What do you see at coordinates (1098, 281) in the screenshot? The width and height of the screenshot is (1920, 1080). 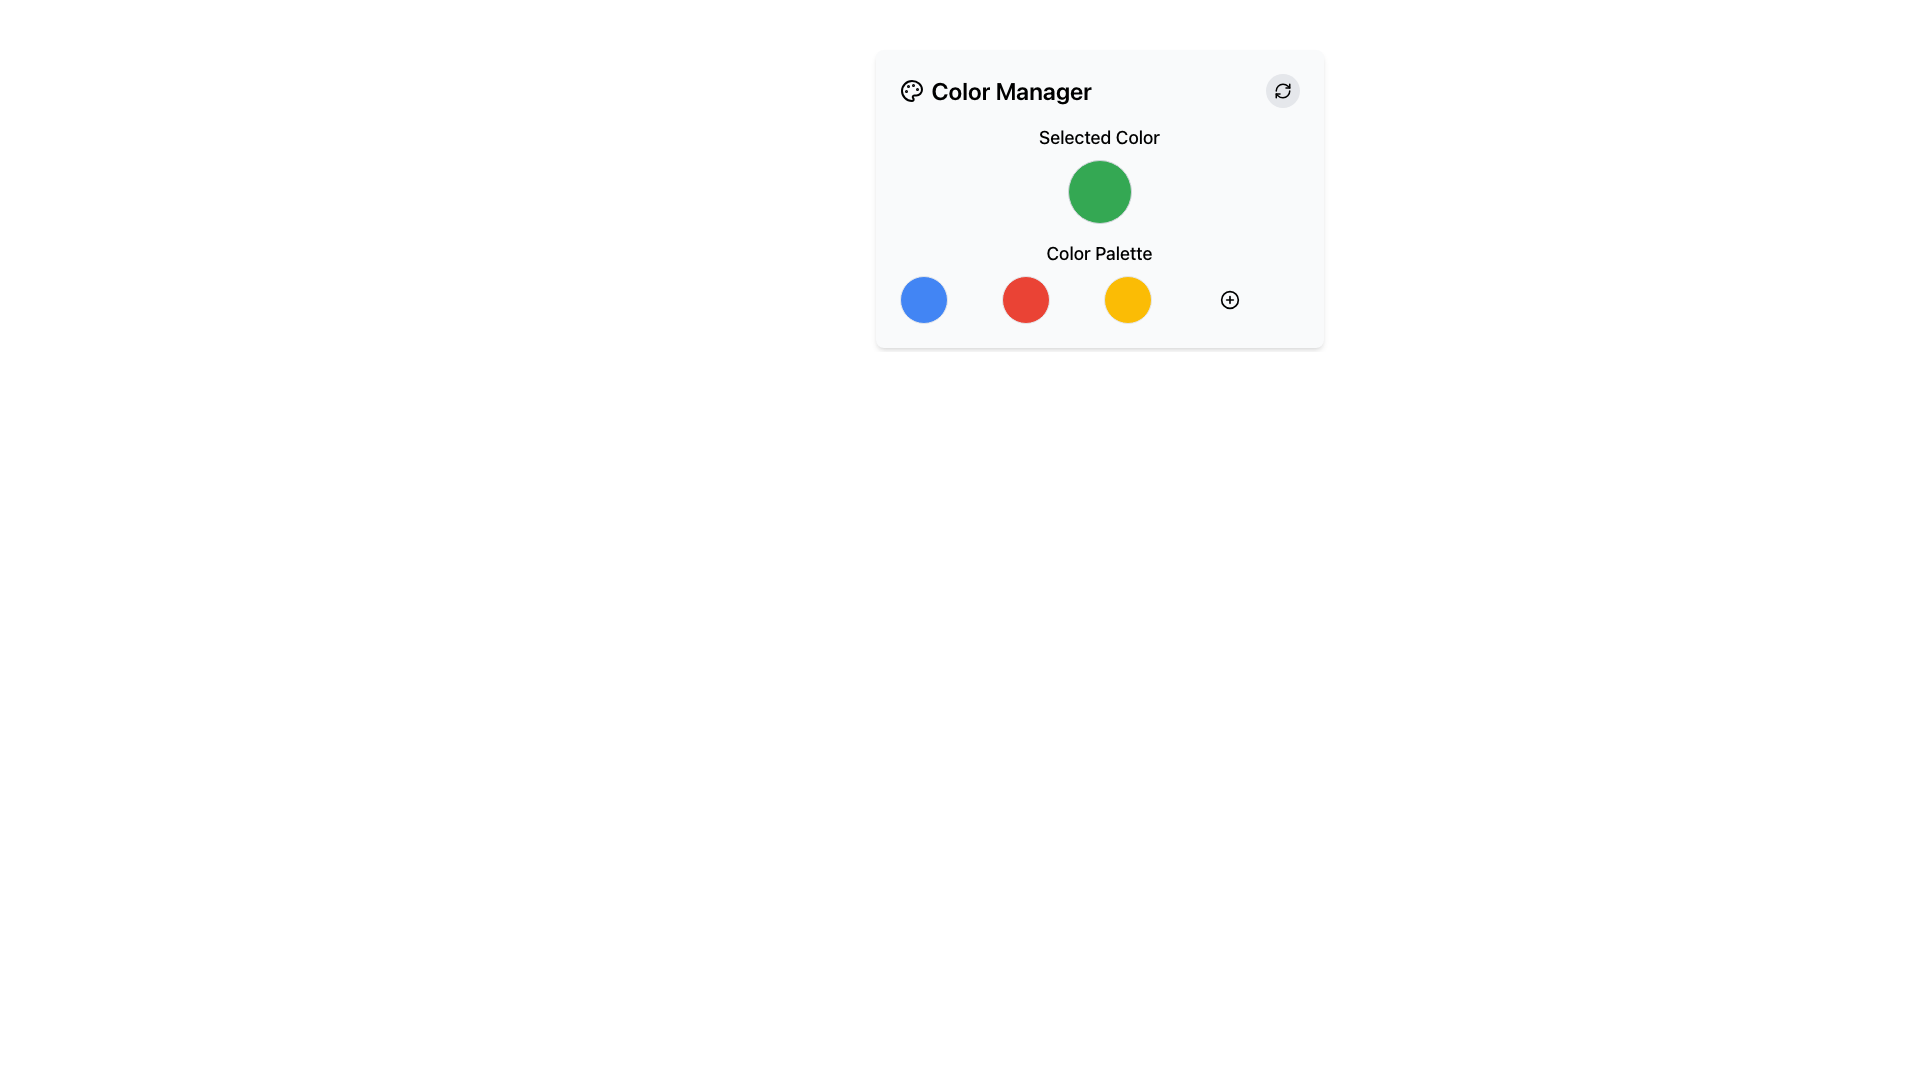 I see `the color circles in the Interactive section of the Color Manager, located below the Selected Color section with a green circular indicator` at bounding box center [1098, 281].